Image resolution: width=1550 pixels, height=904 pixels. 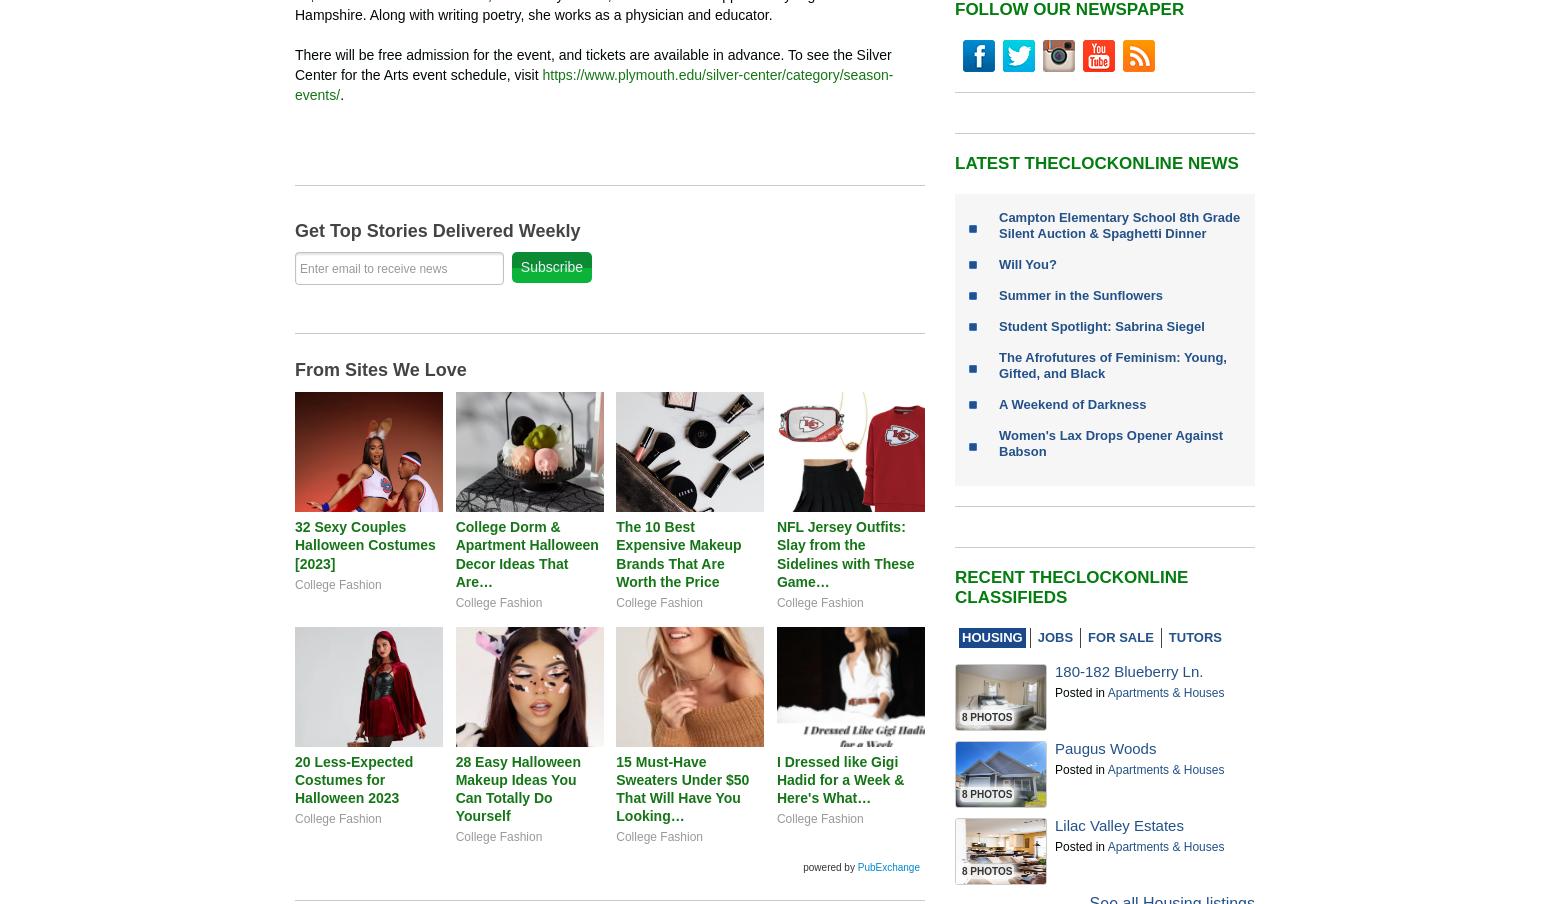 What do you see at coordinates (1080, 295) in the screenshot?
I see `'Summer in the Sunflowers'` at bounding box center [1080, 295].